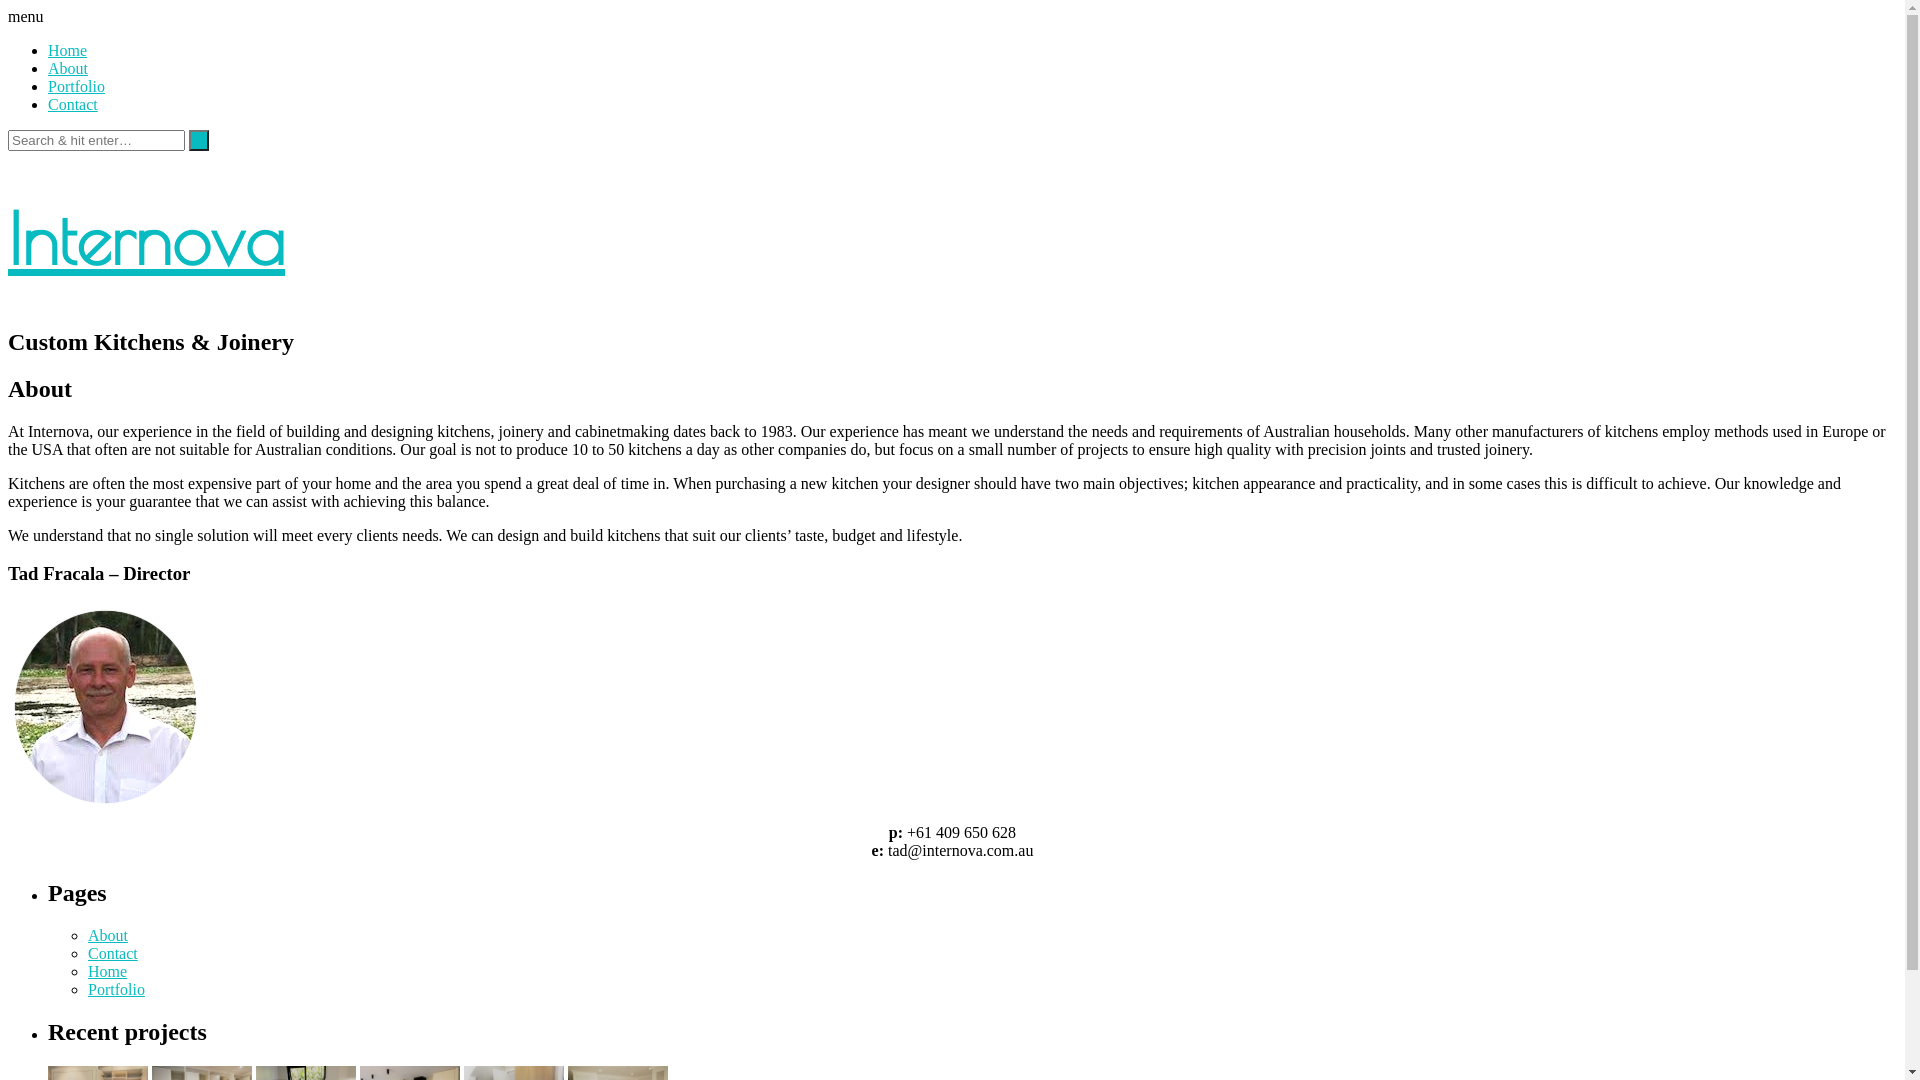 The height and width of the screenshot is (1080, 1920). Describe the element at coordinates (112, 952) in the screenshot. I see `'Contact'` at that location.